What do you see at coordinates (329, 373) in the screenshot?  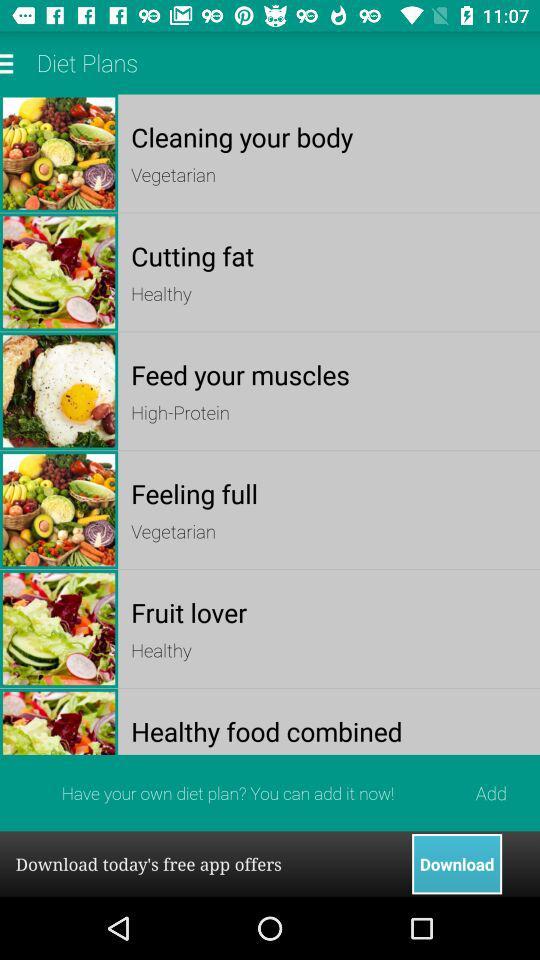 I see `the feed your muscles item` at bounding box center [329, 373].